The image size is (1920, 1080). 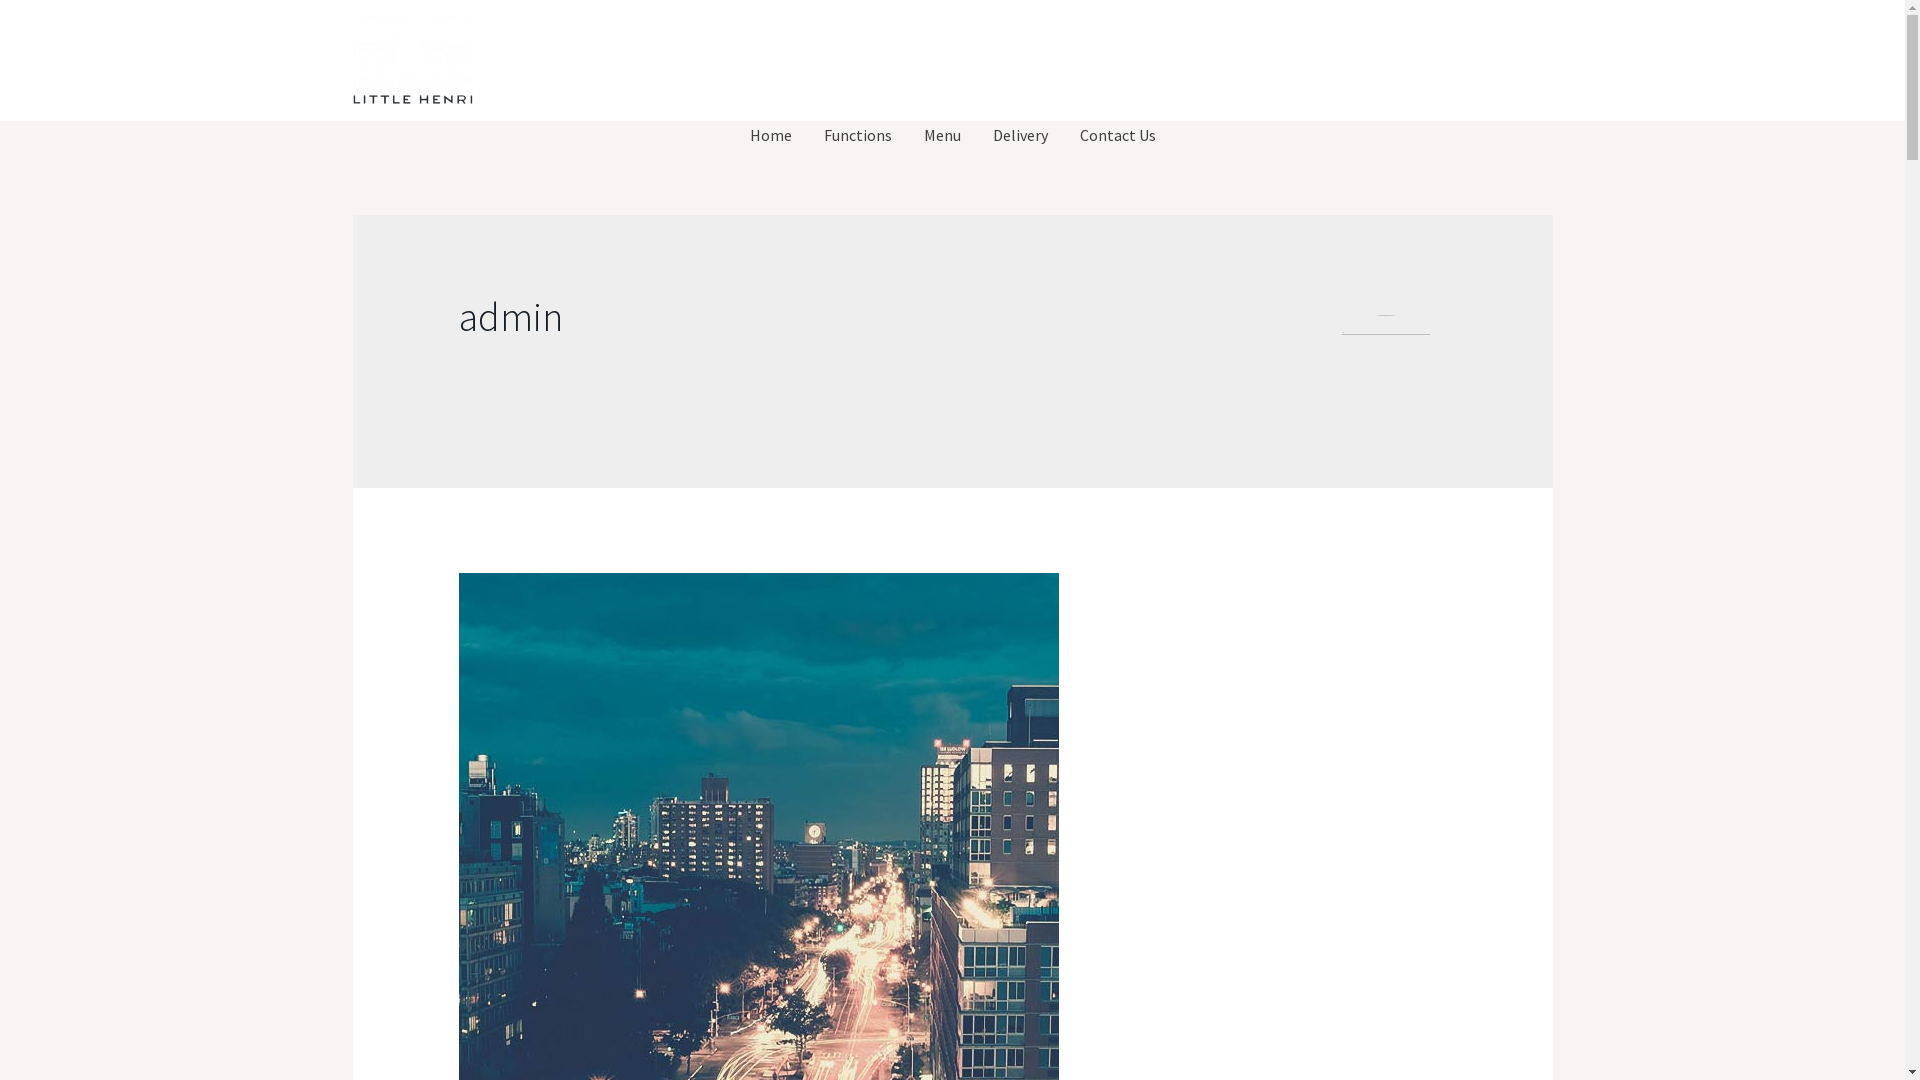 What do you see at coordinates (770, 135) in the screenshot?
I see `'Home'` at bounding box center [770, 135].